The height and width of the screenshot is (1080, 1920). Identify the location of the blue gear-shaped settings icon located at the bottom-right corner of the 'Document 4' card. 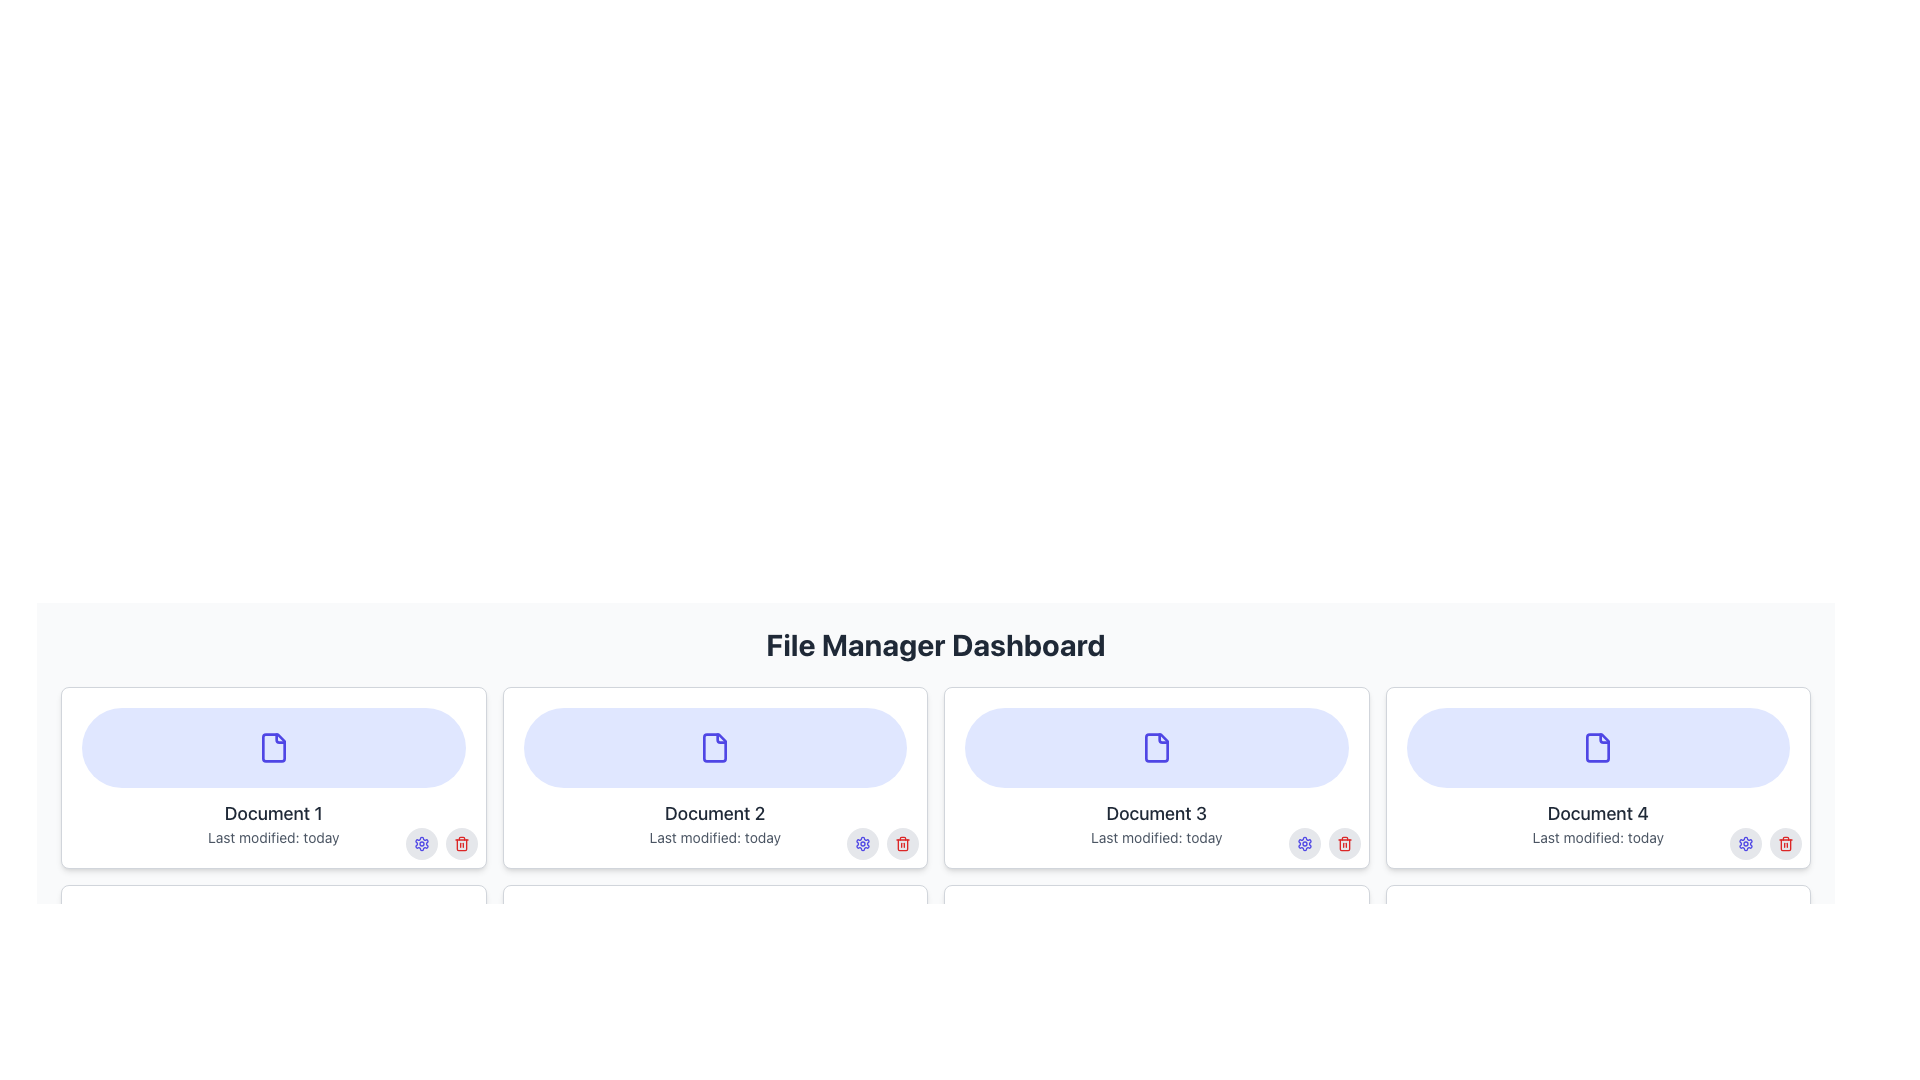
(1745, 844).